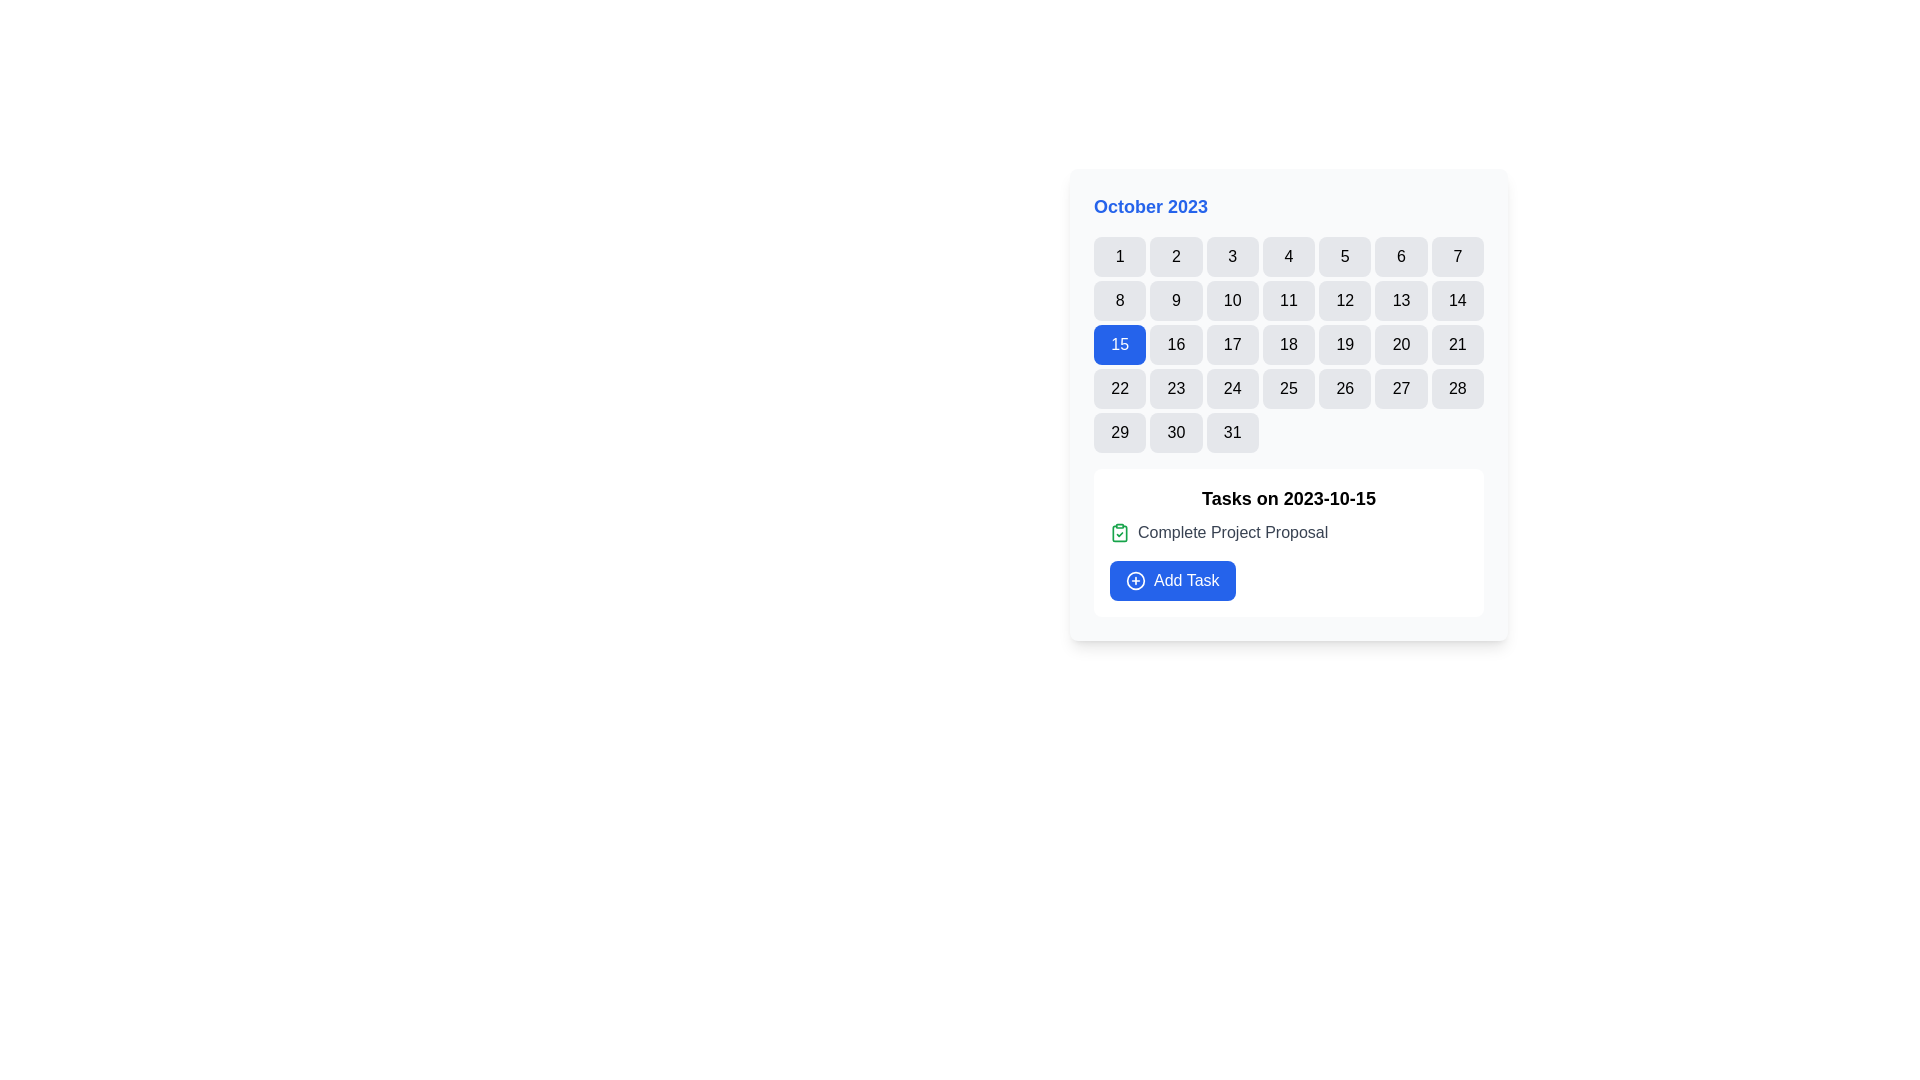 The image size is (1920, 1080). I want to click on the date selection button for the date '21' in the calendar interface, located in the third row and sixth column of the grid layout, so click(1457, 343).